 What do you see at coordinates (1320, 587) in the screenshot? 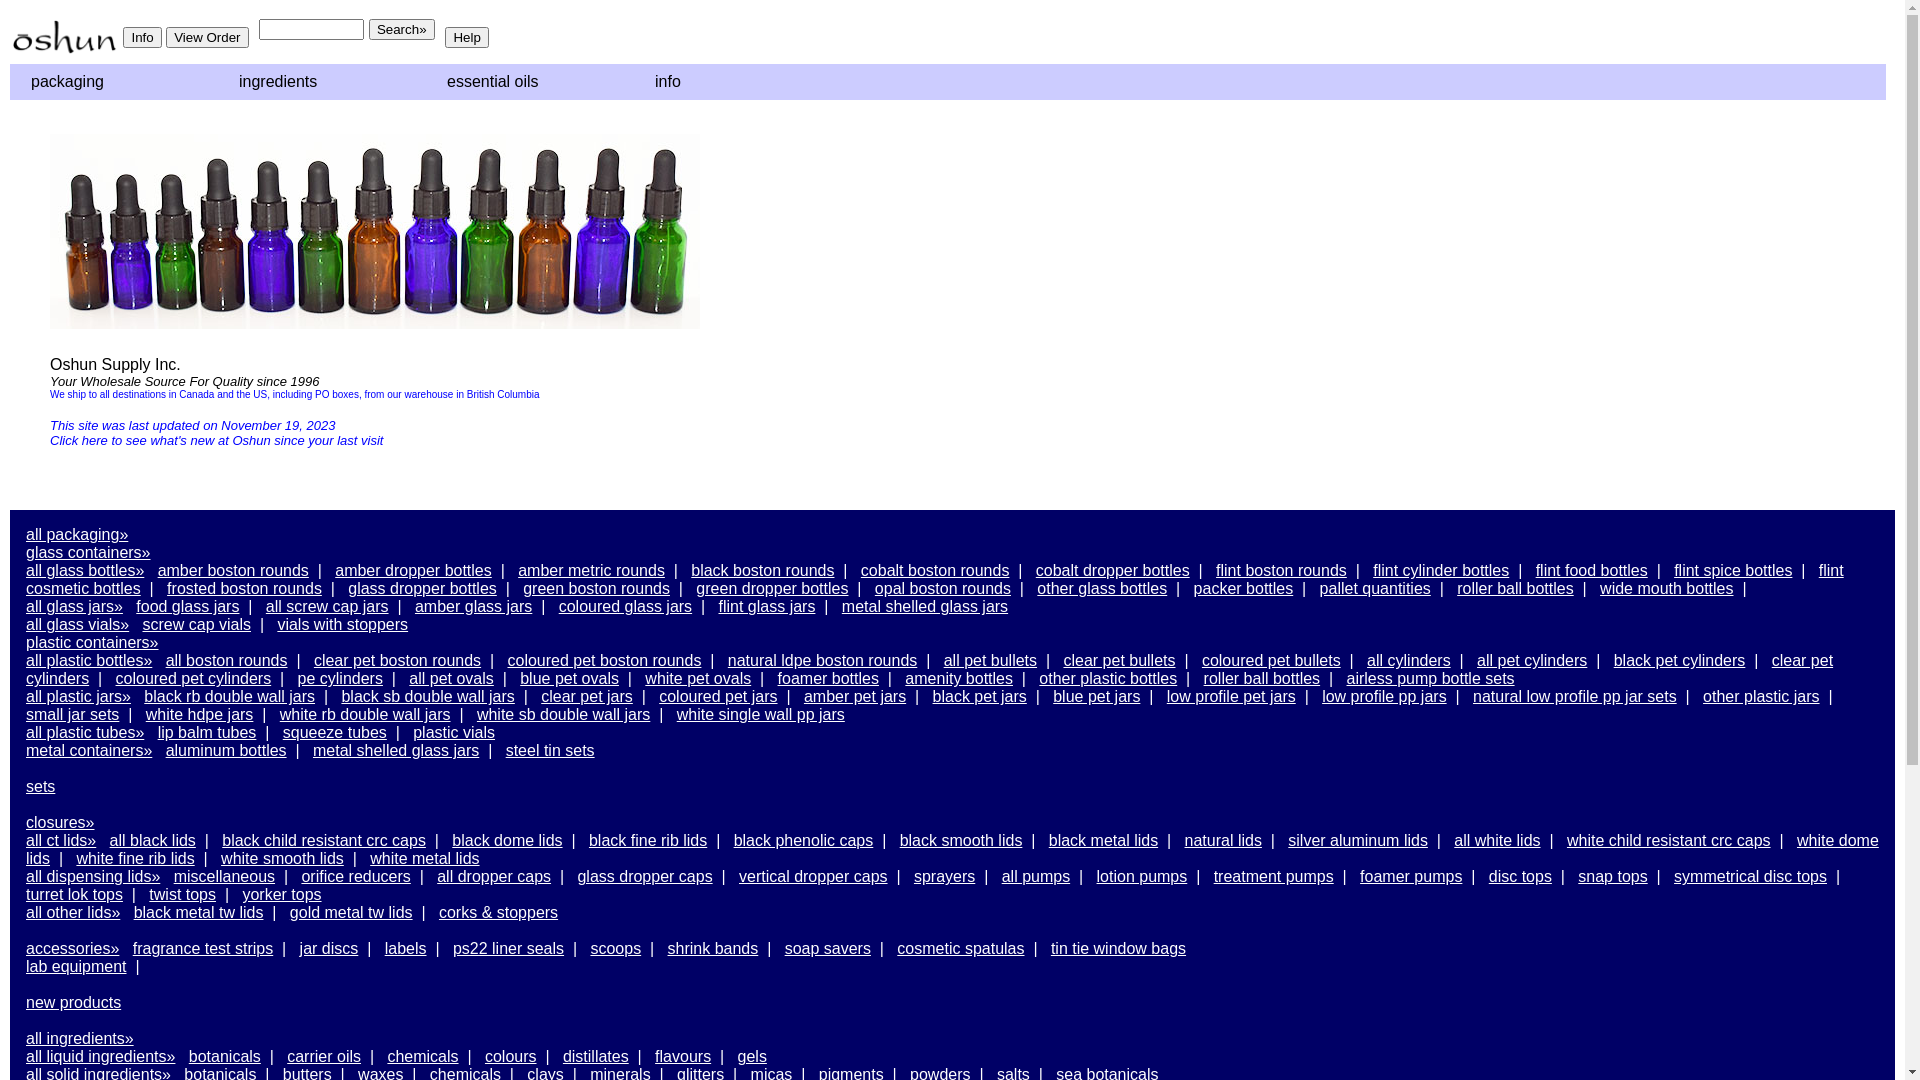
I see `'pallet quantities'` at bounding box center [1320, 587].